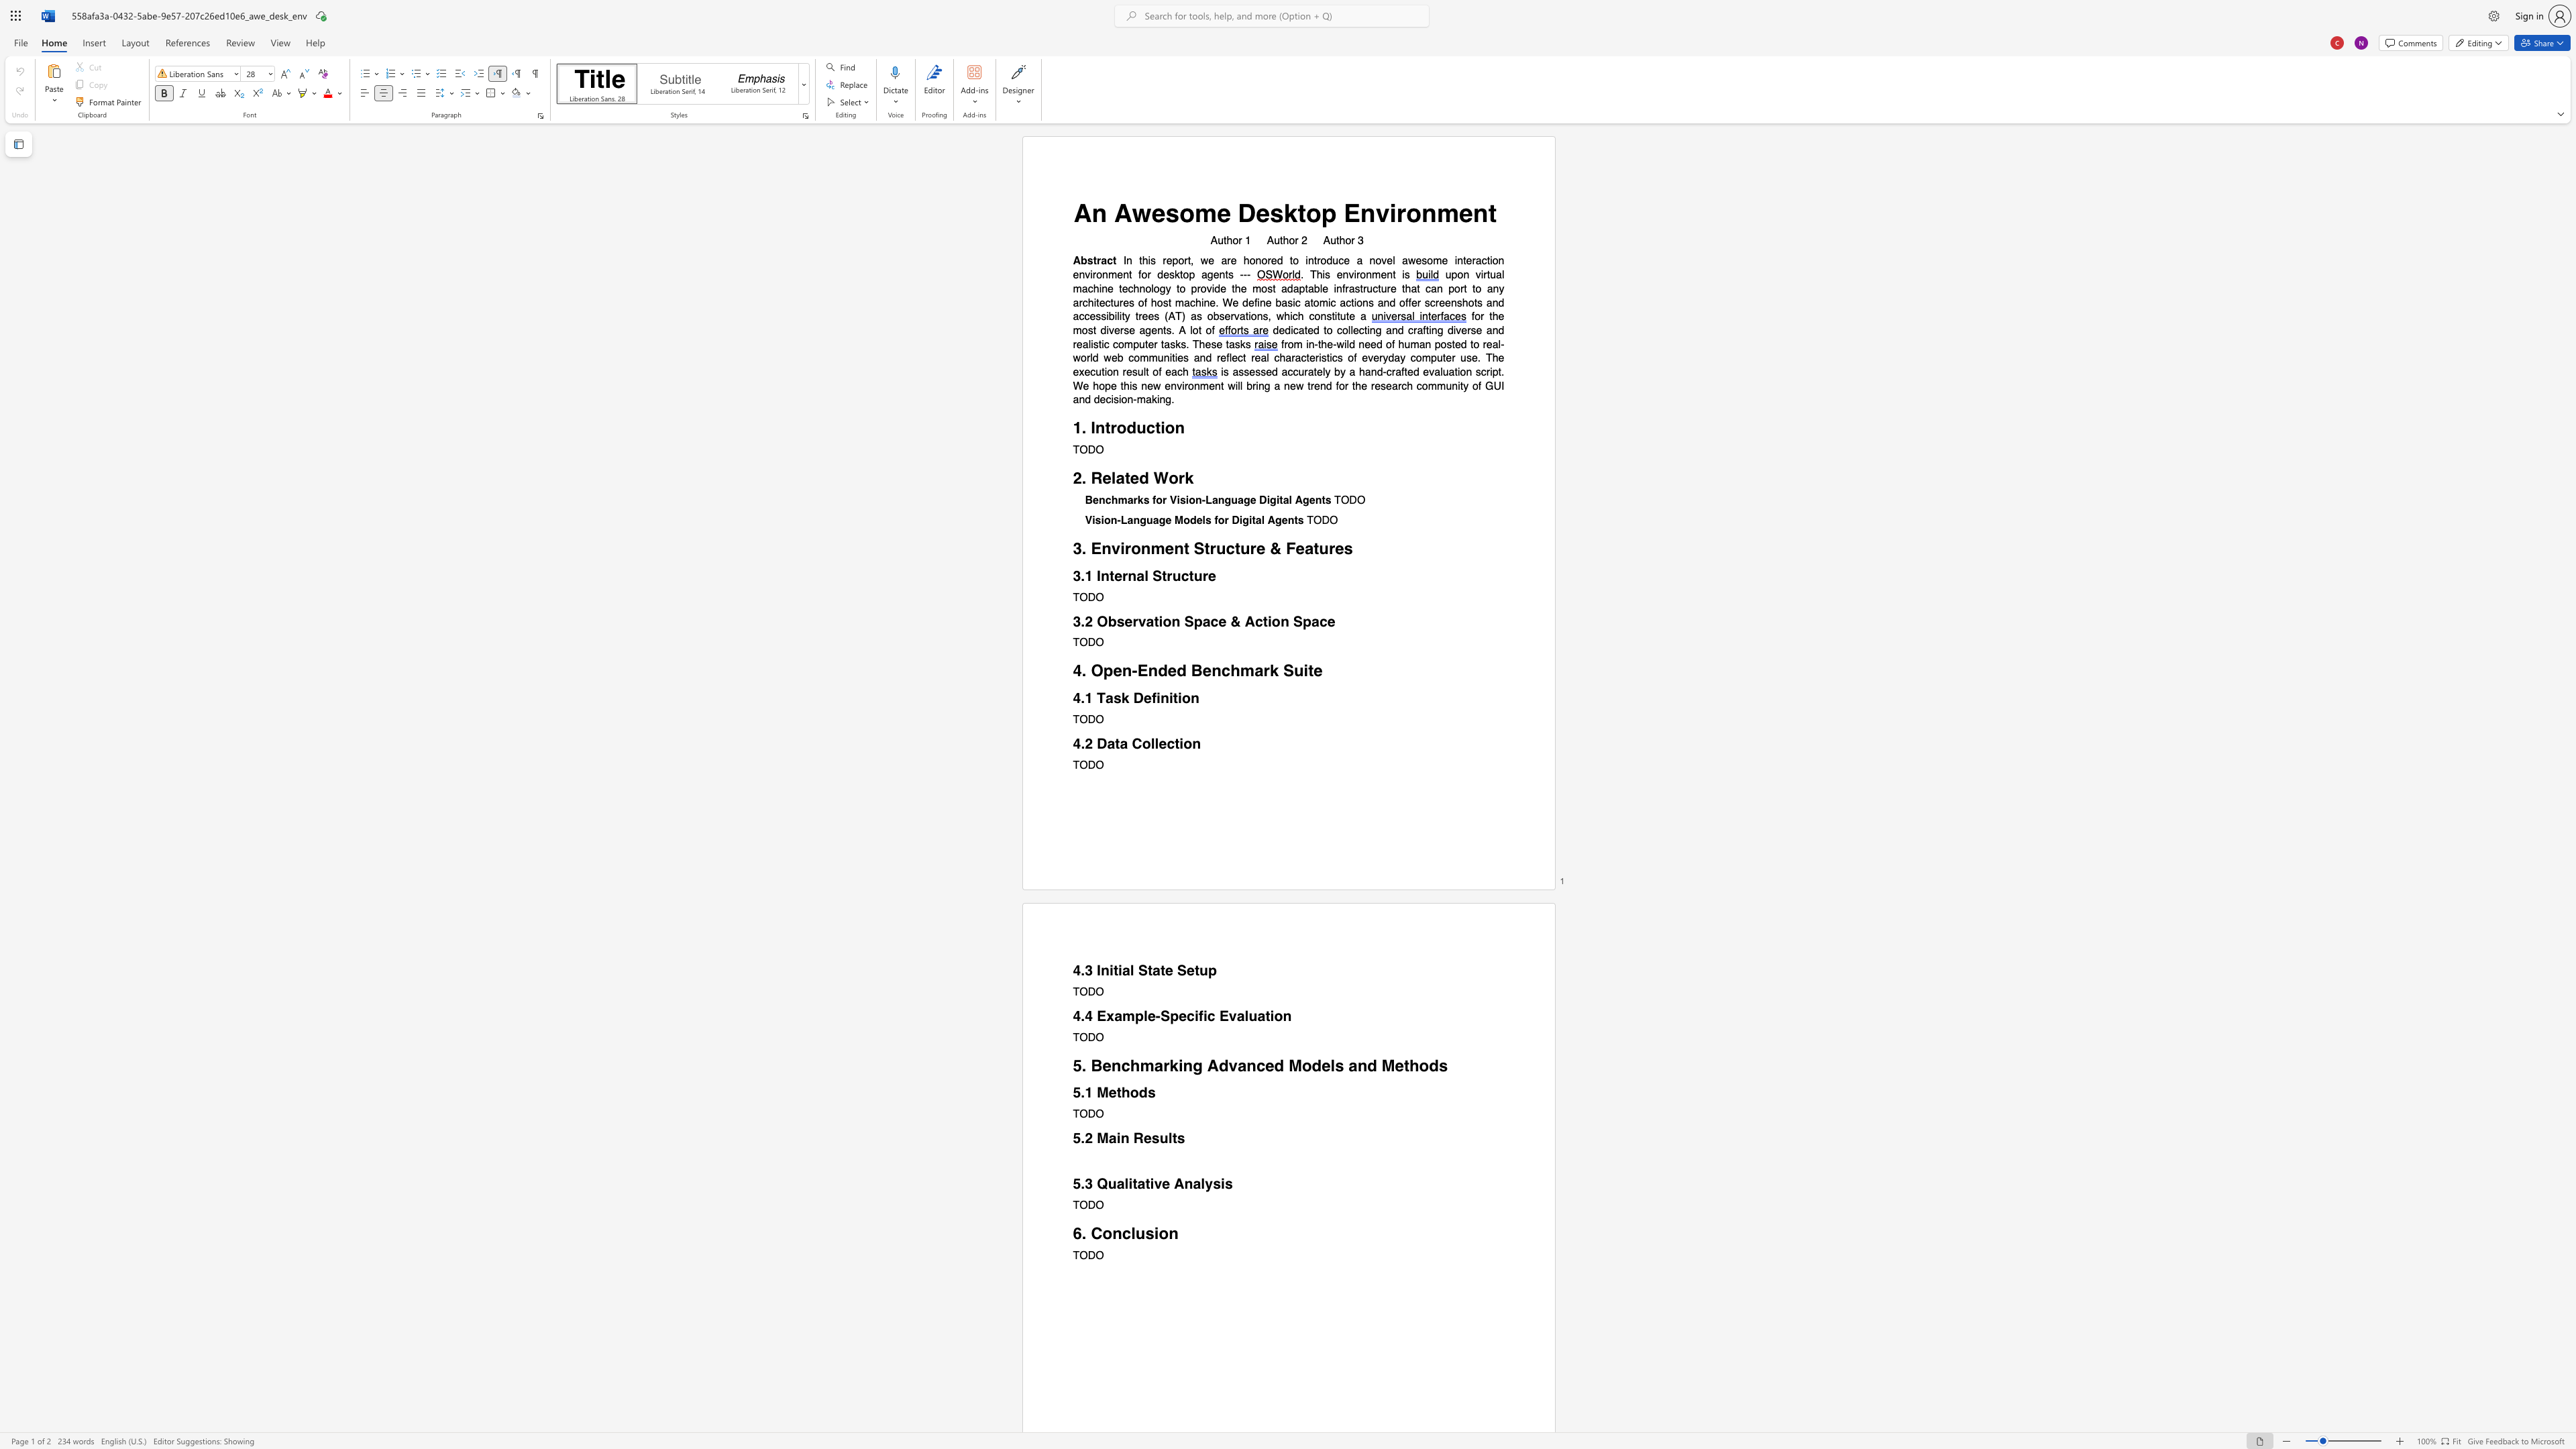 The height and width of the screenshot is (1449, 2576). I want to click on the subset text "s -" within the text "In this report, we are honored to introduce a novel awesome interaction environment for desktop agents ---", so click(1227, 274).